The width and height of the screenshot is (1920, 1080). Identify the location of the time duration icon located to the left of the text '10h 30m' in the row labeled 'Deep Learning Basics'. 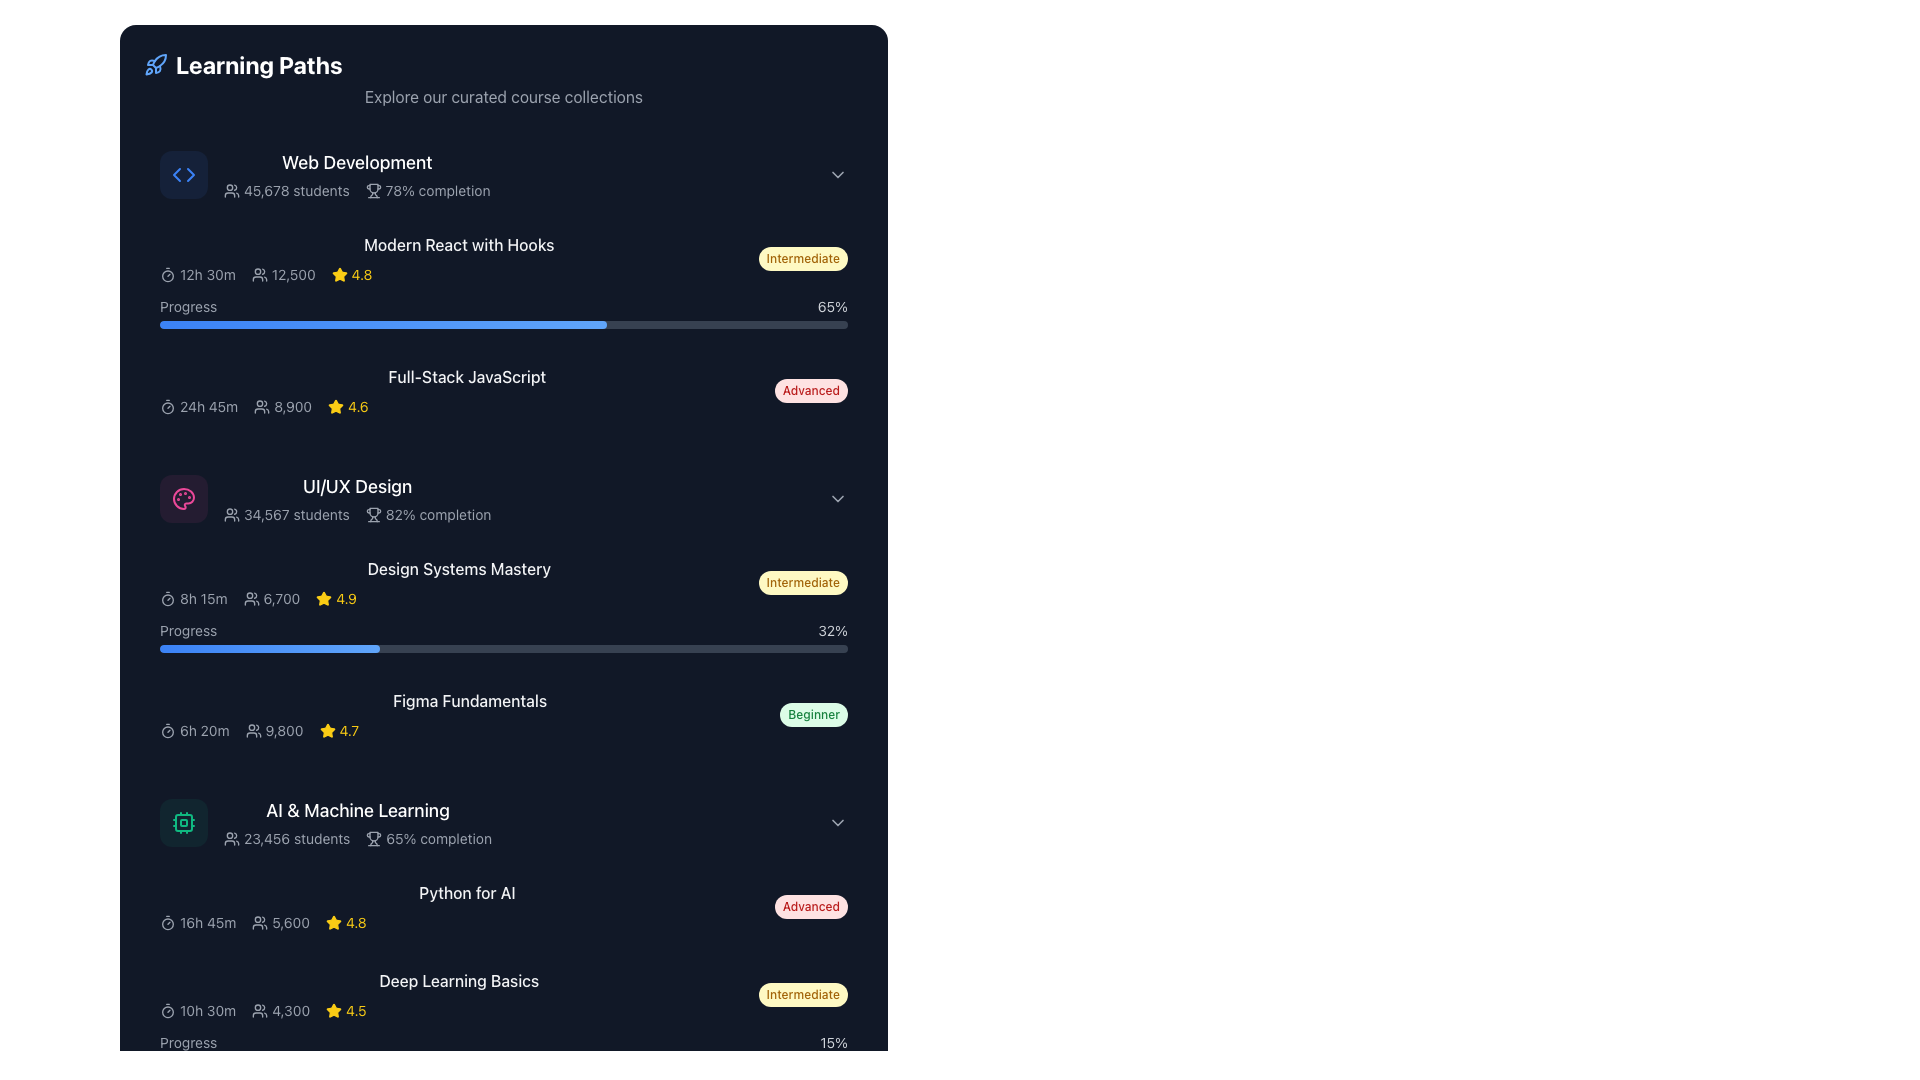
(168, 1010).